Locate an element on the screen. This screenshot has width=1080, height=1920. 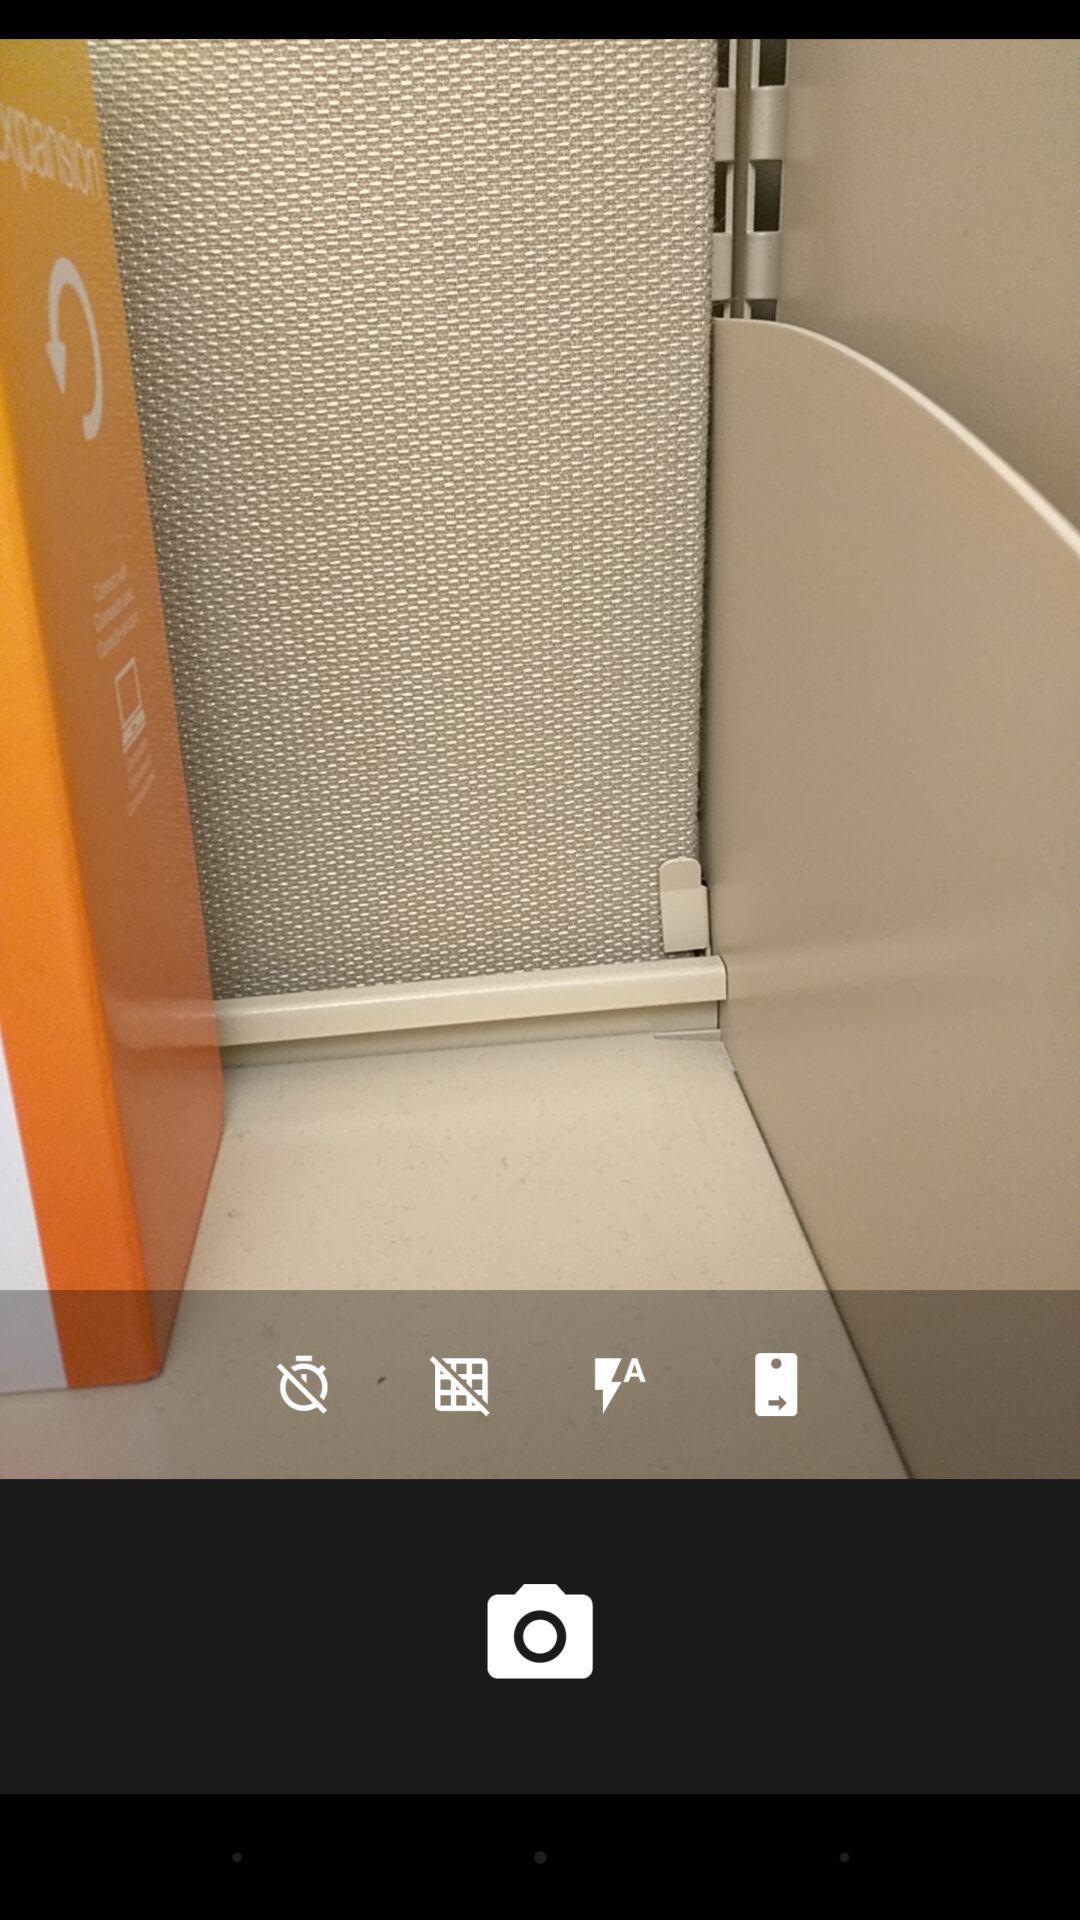
the bookmark icon is located at coordinates (775, 1383).